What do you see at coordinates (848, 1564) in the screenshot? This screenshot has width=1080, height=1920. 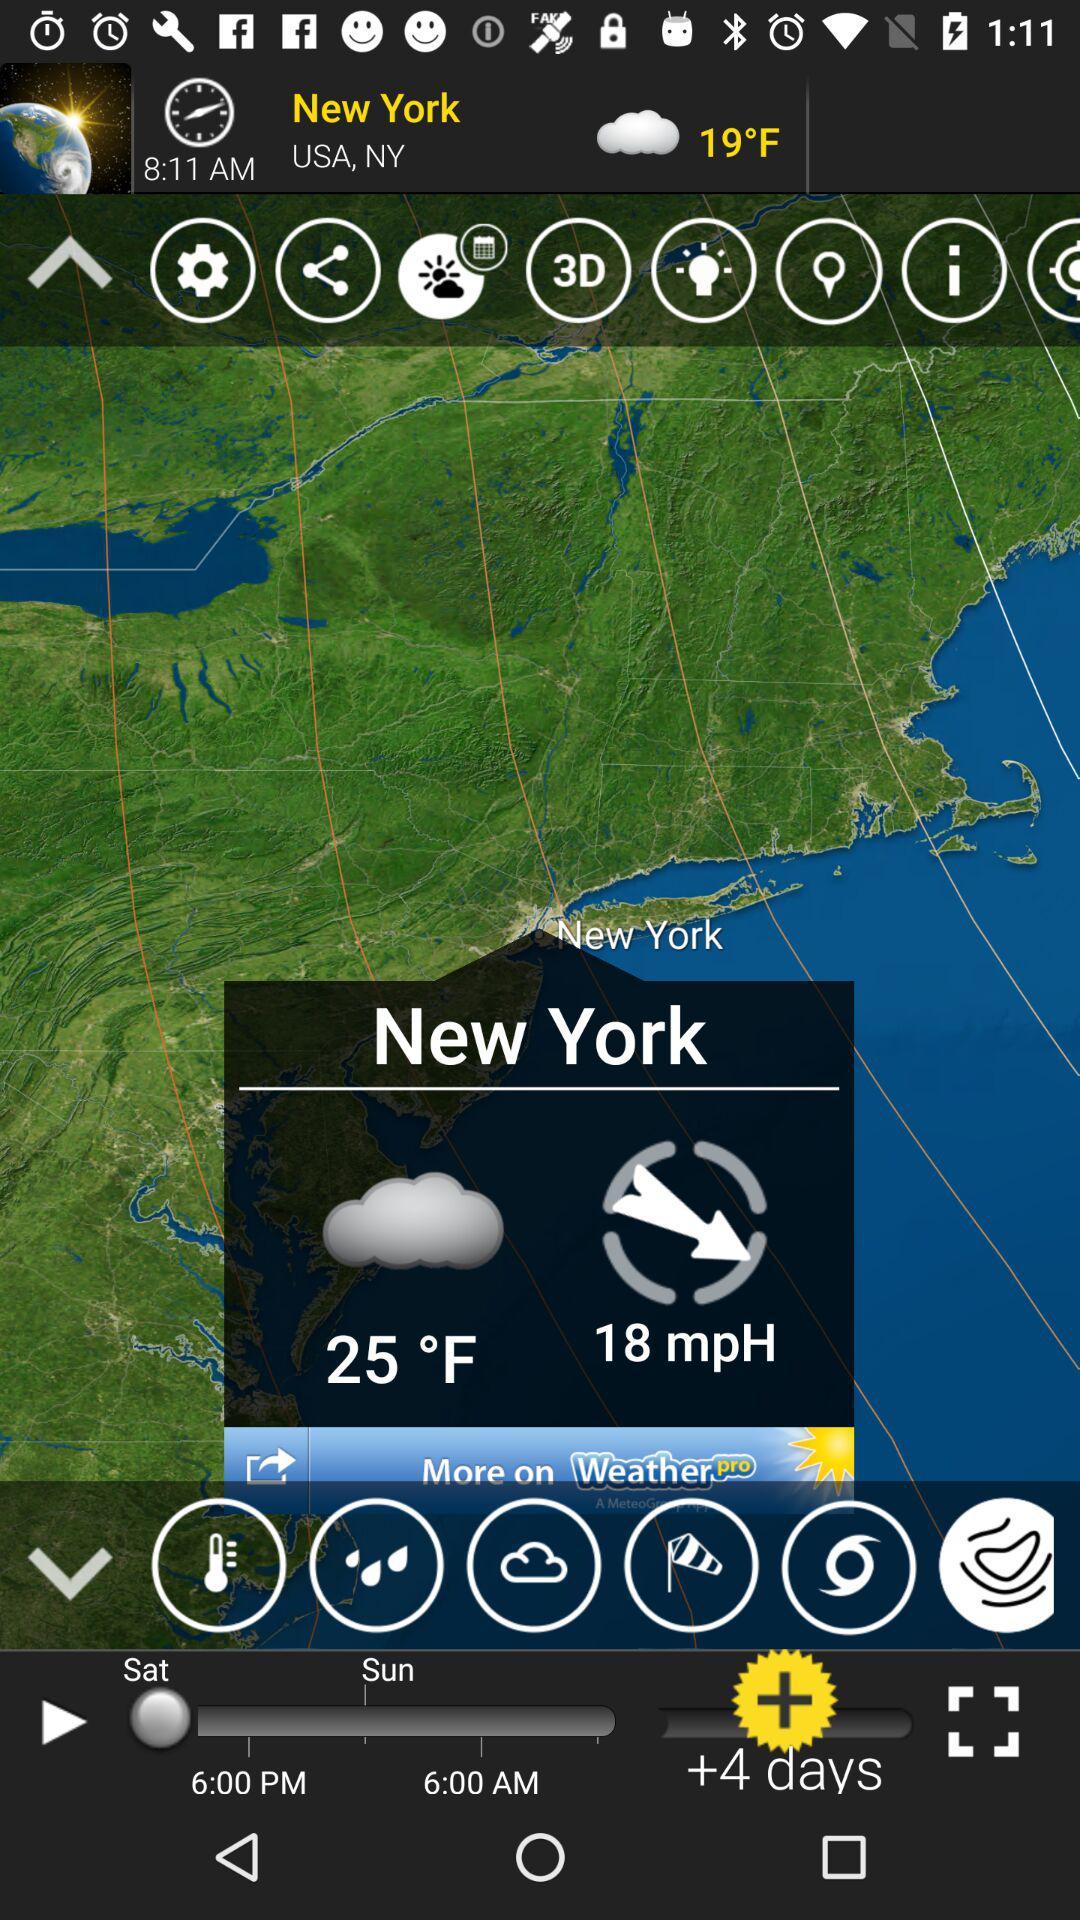 I see `the photo icon` at bounding box center [848, 1564].